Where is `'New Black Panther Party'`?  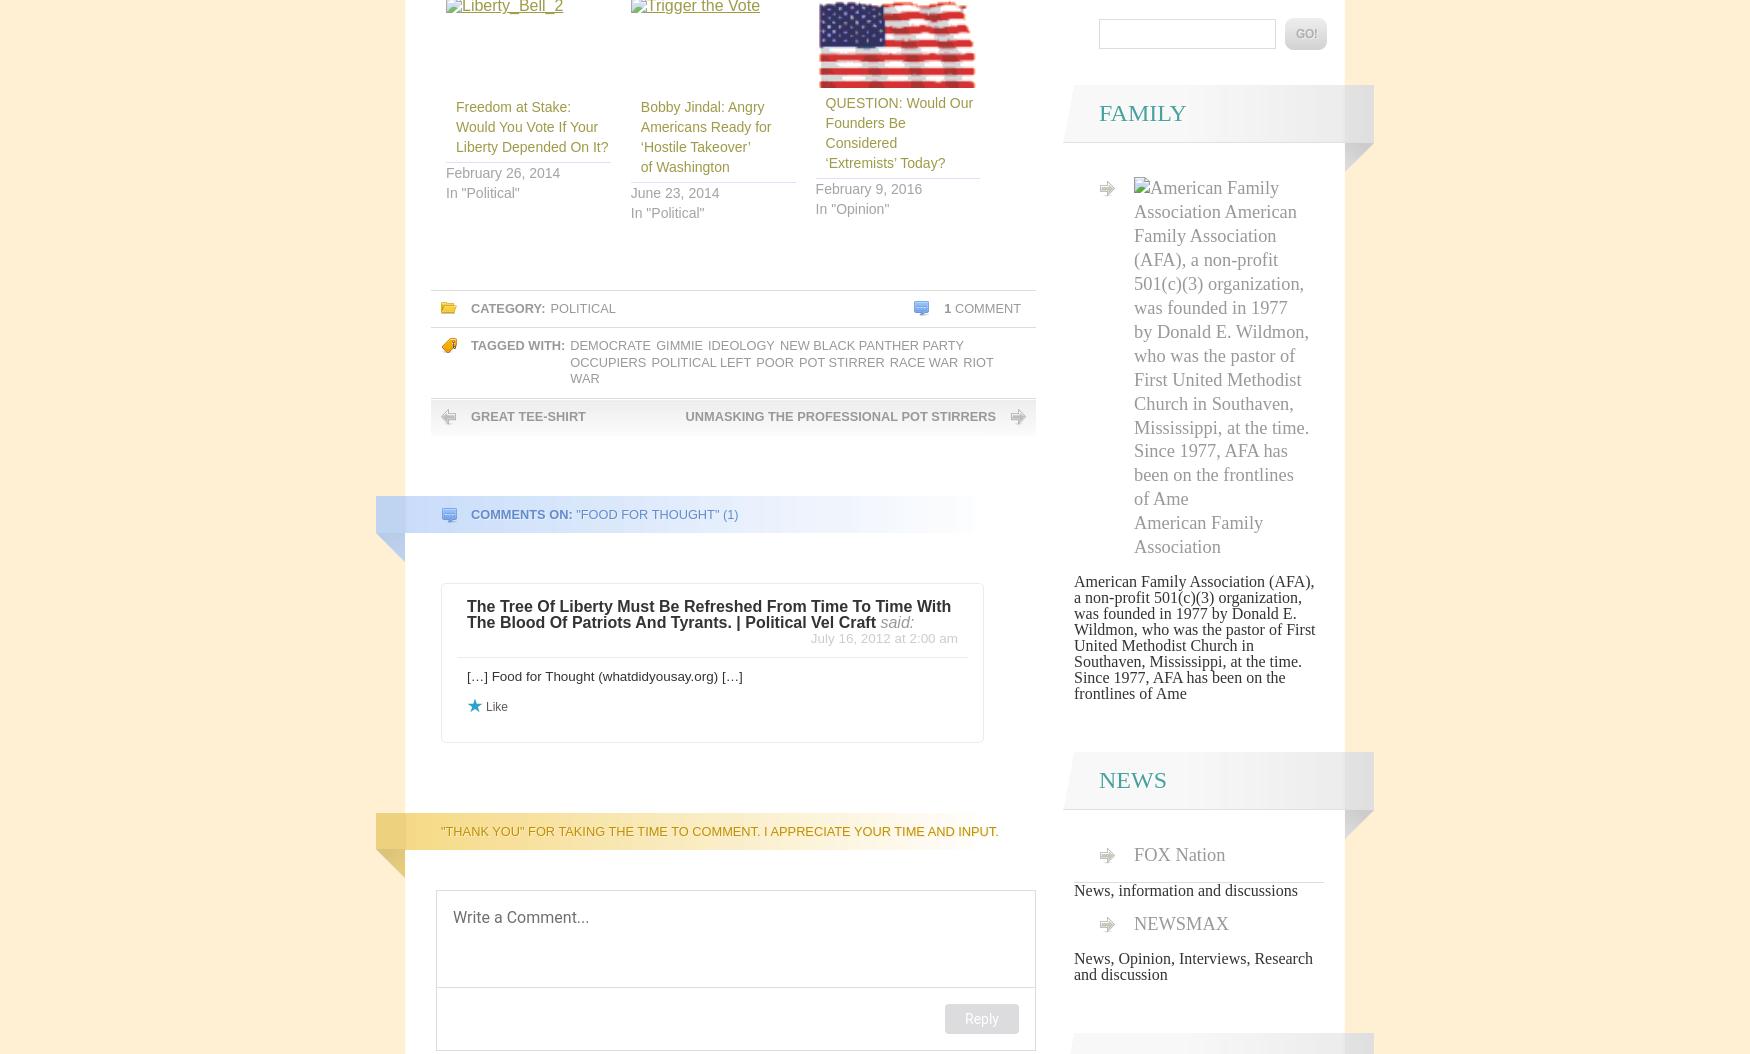
'New Black Panther Party' is located at coordinates (871, 345).